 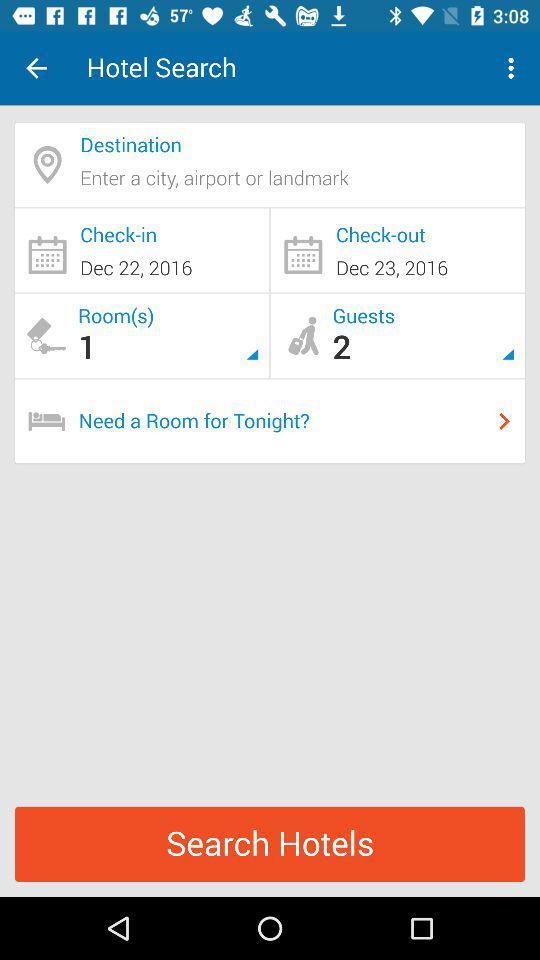 What do you see at coordinates (36, 68) in the screenshot?
I see `item next to hotel search` at bounding box center [36, 68].